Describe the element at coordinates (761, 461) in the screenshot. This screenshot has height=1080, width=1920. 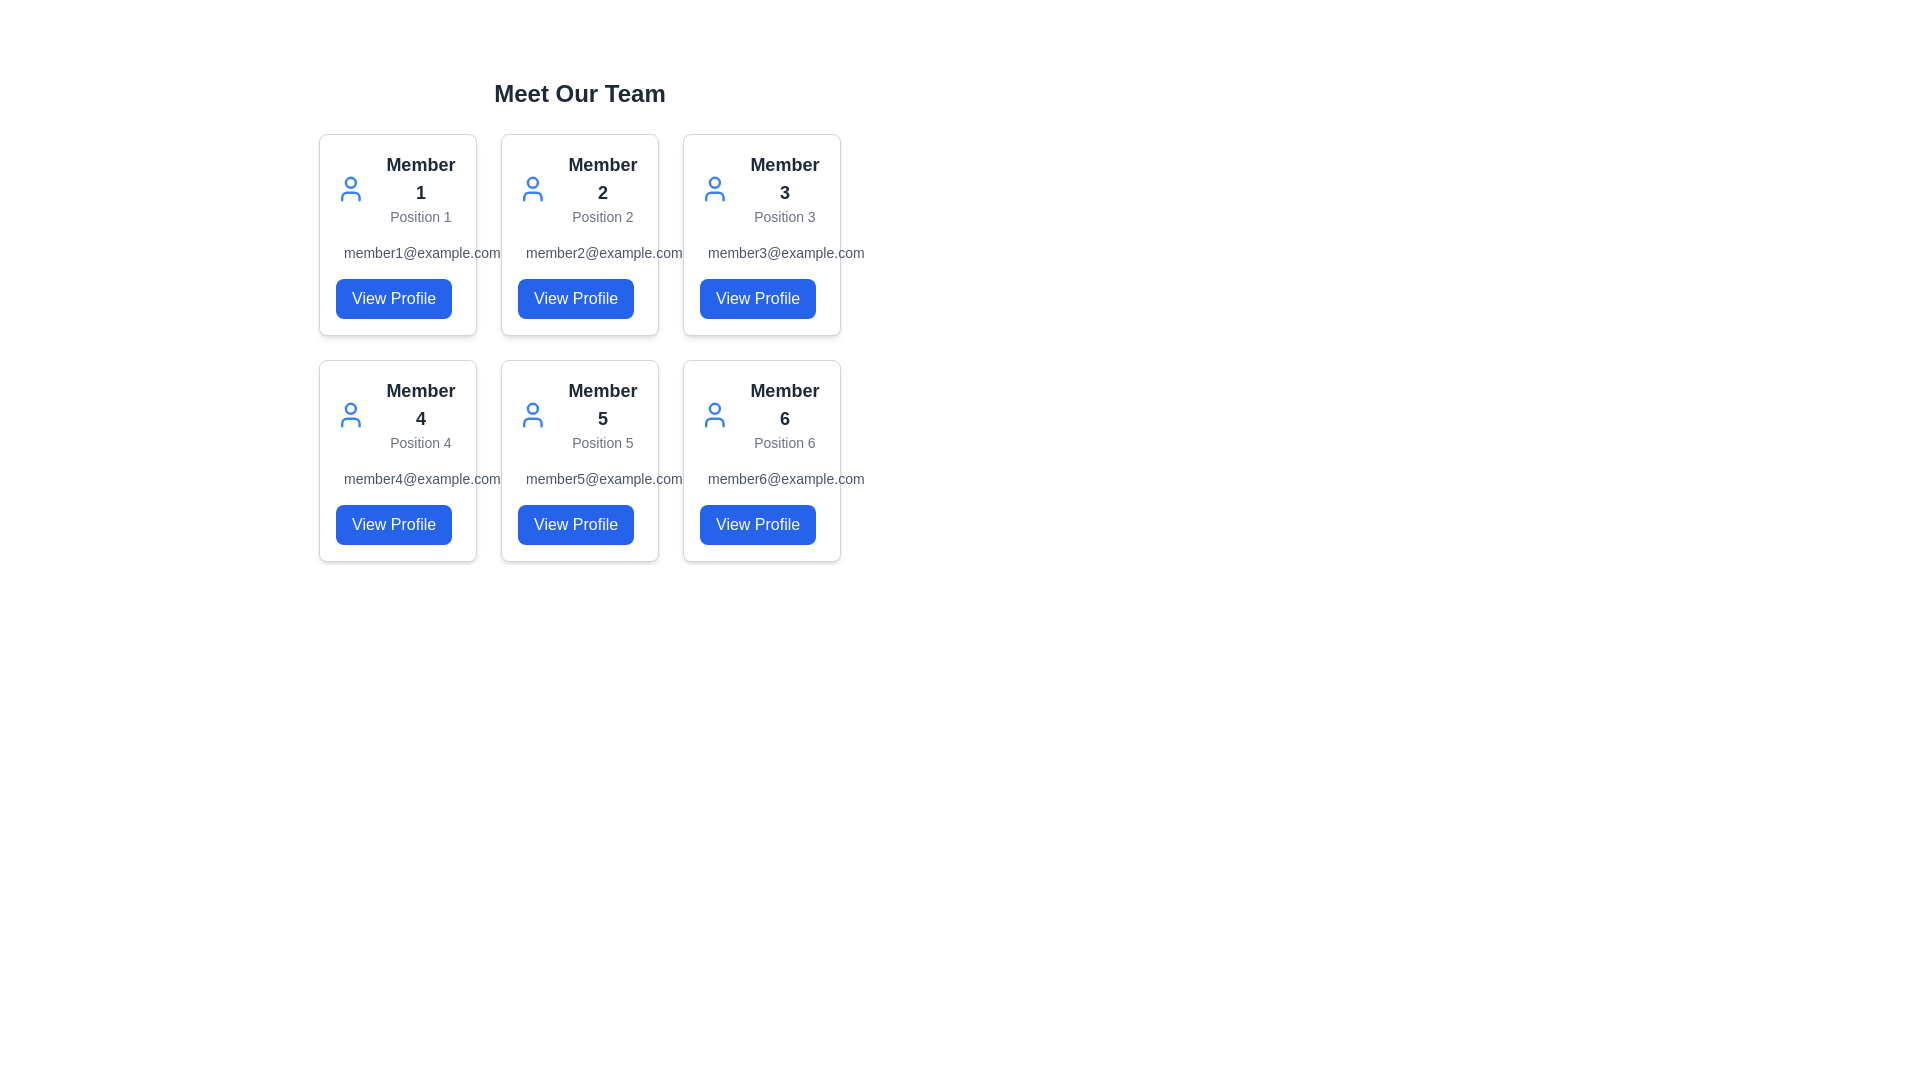
I see `the card representing 'Member 6', which includes the title, position, email address, and the 'View Profile' button, located in the bottom row, third column of the 'Meet Our Team' grid layout` at that location.